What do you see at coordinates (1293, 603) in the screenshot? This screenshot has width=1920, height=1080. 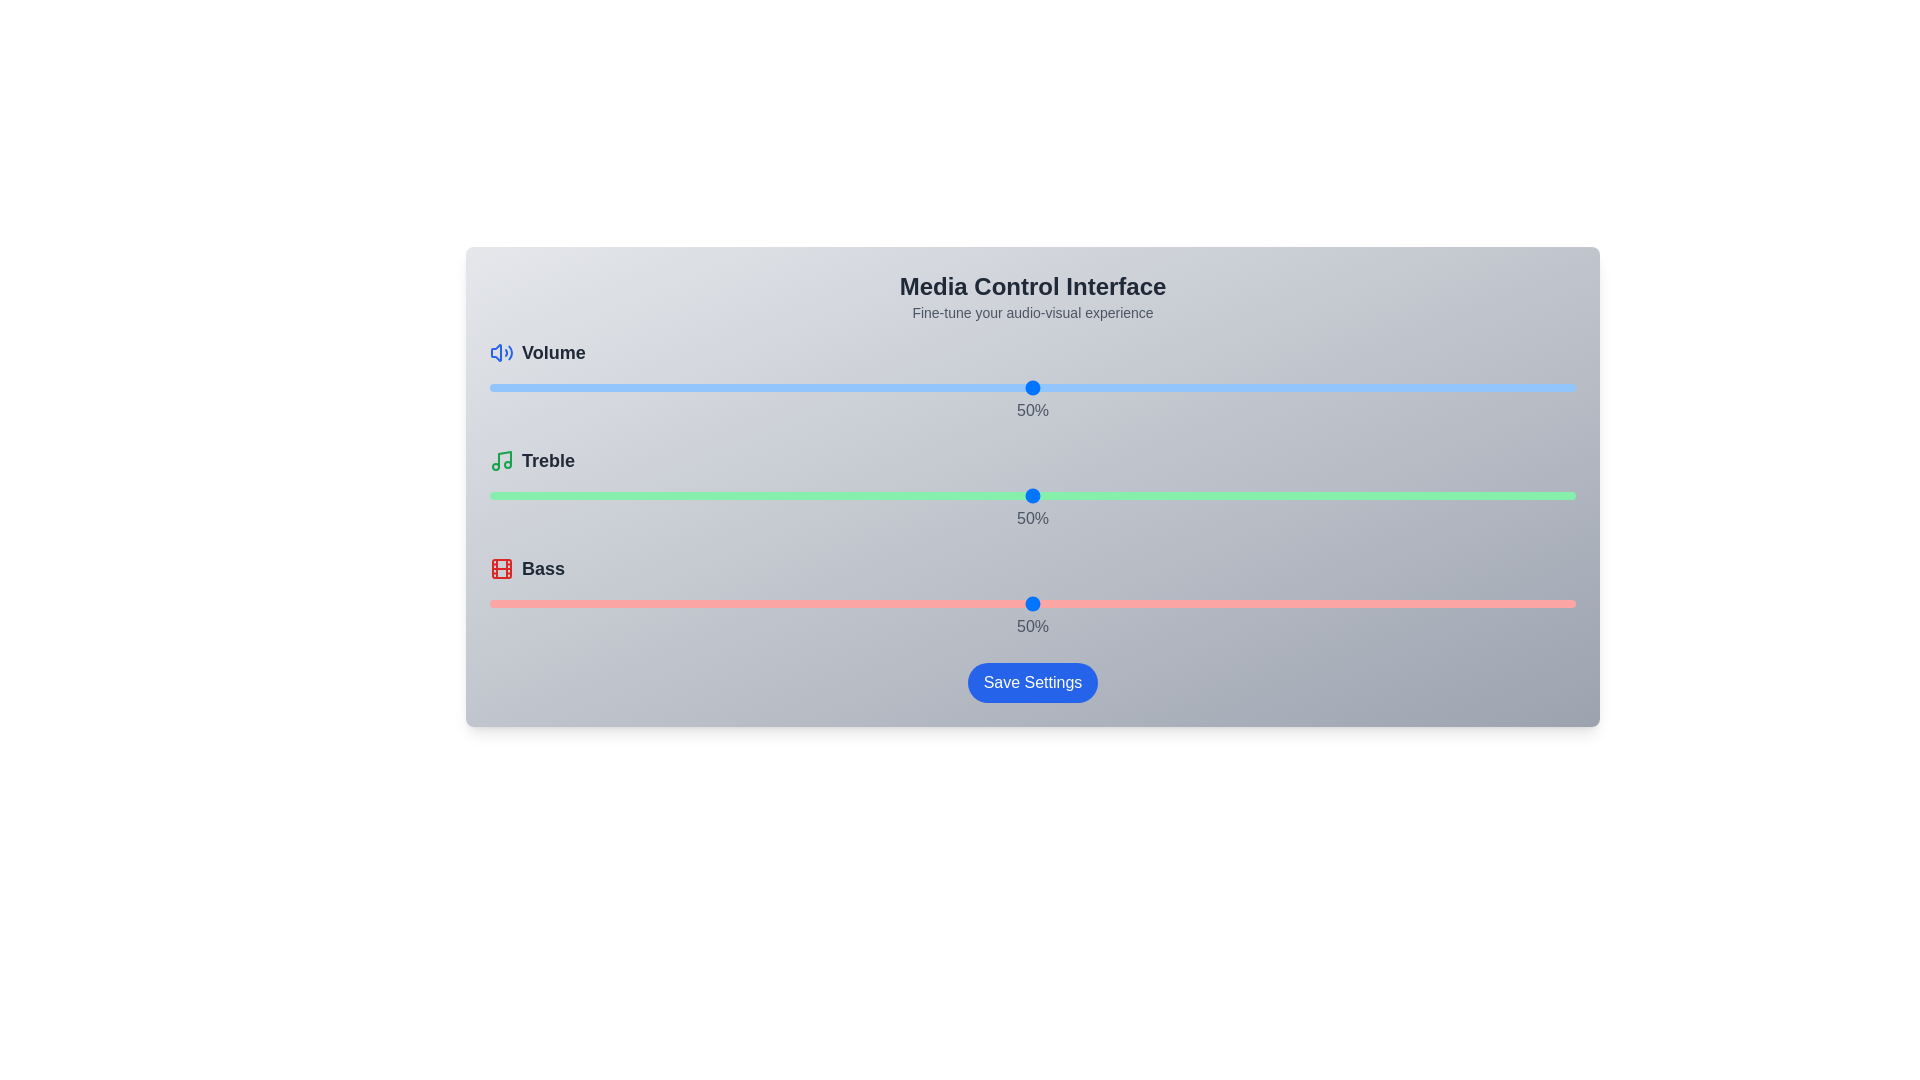 I see `the bass level` at bounding box center [1293, 603].